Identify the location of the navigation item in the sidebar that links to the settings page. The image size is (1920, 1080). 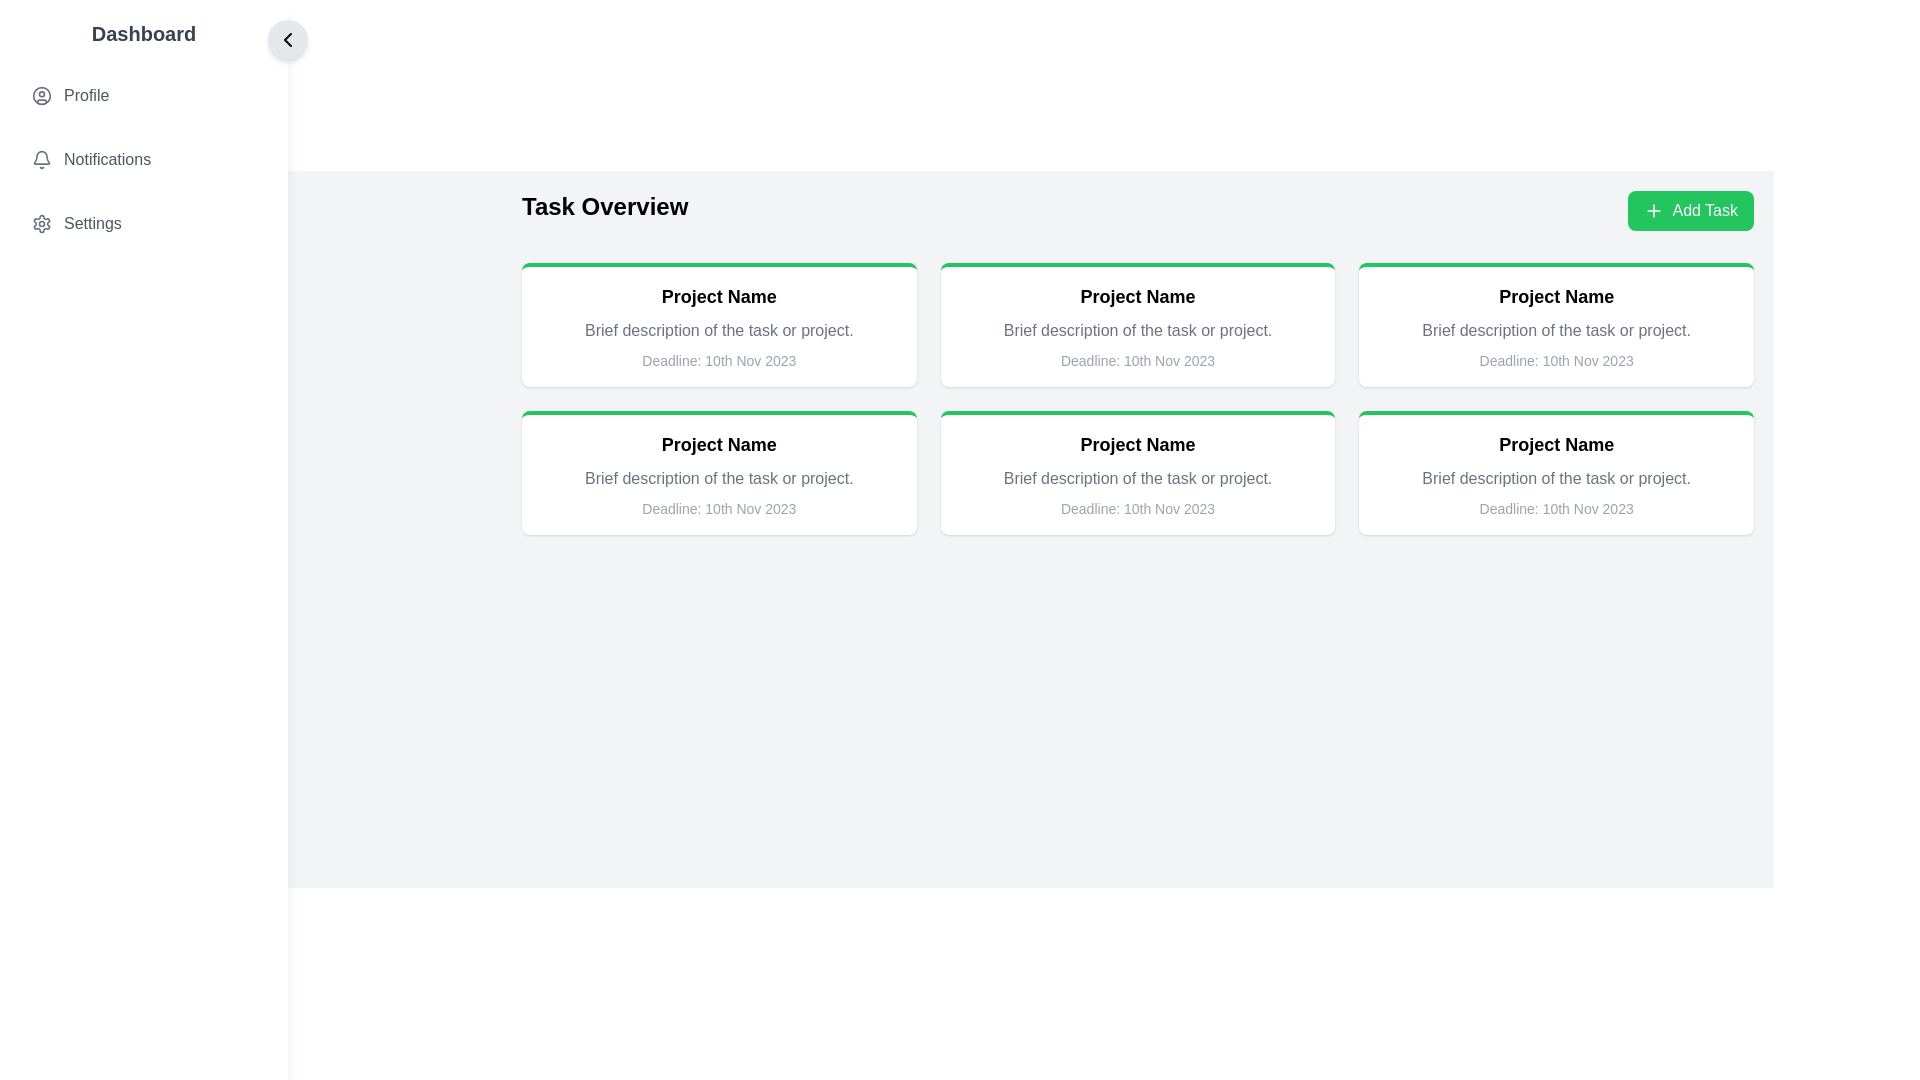
(143, 223).